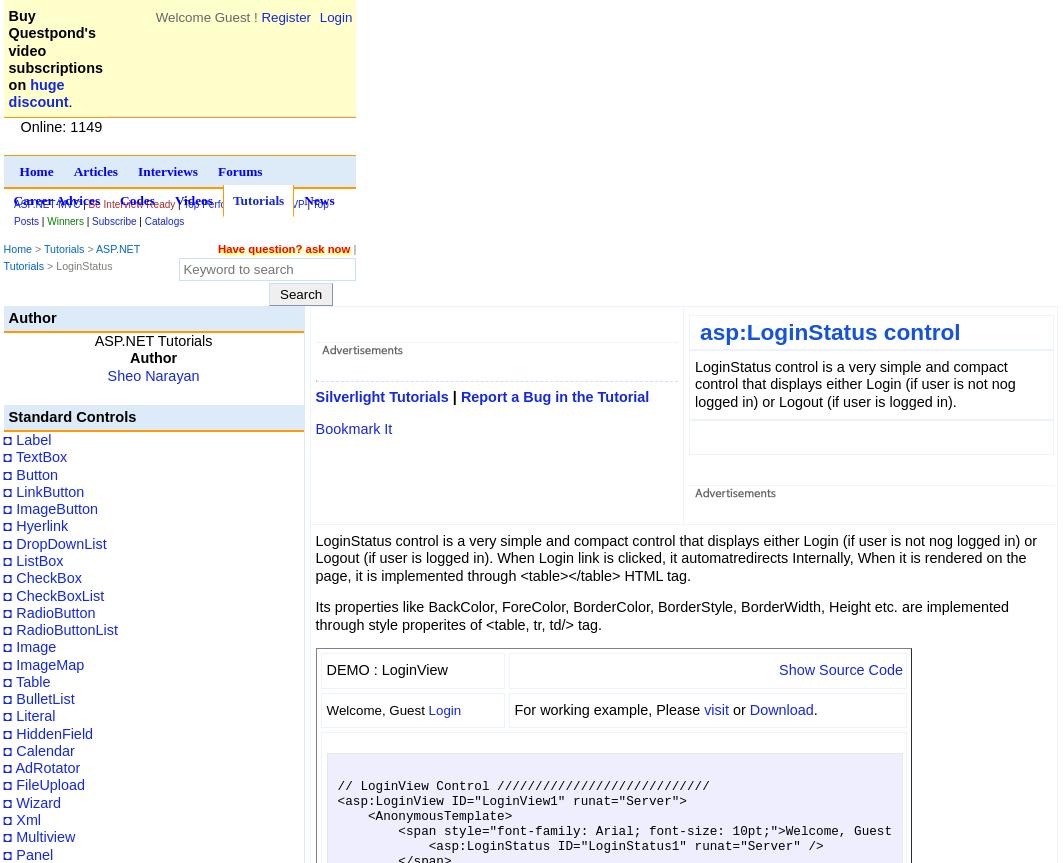  What do you see at coordinates (171, 212) in the screenshot?
I see `'Top Posts'` at bounding box center [171, 212].